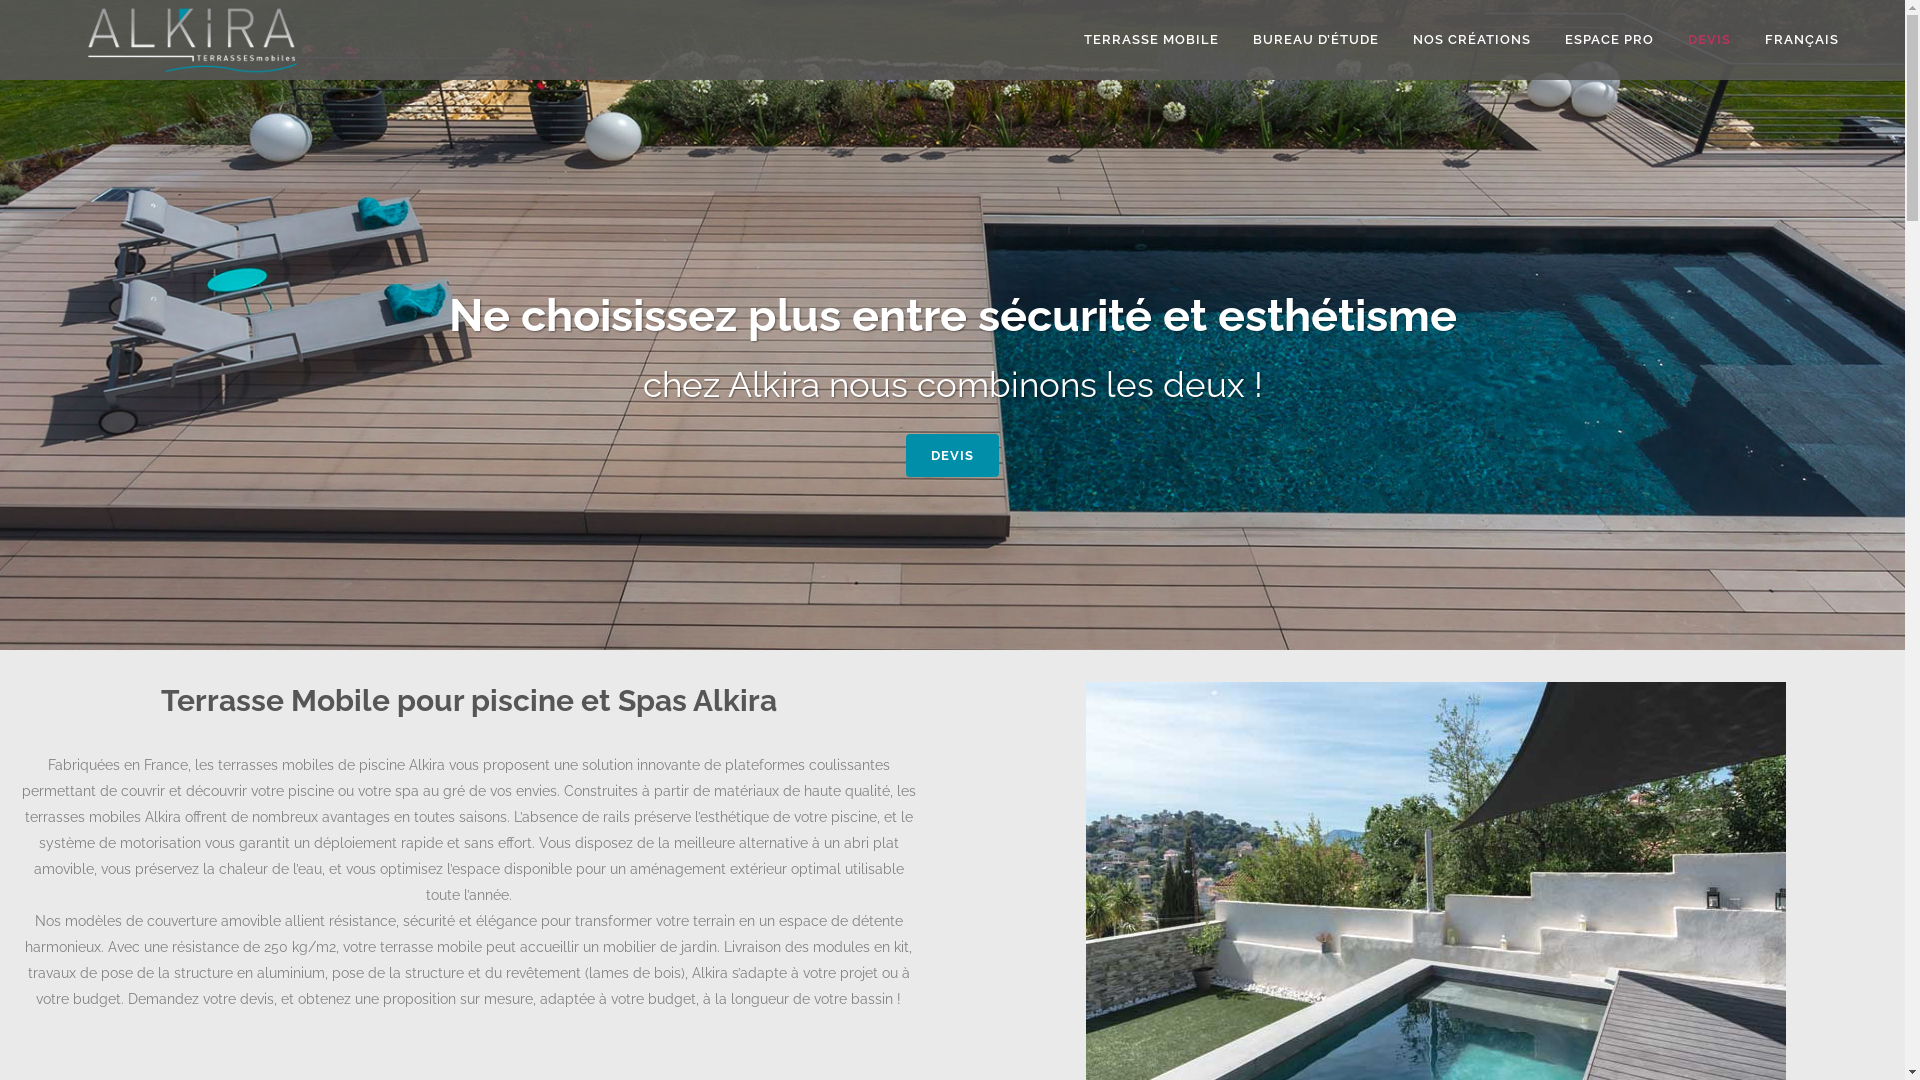 The width and height of the screenshot is (1920, 1080). I want to click on 'DEVIS', so click(951, 455).